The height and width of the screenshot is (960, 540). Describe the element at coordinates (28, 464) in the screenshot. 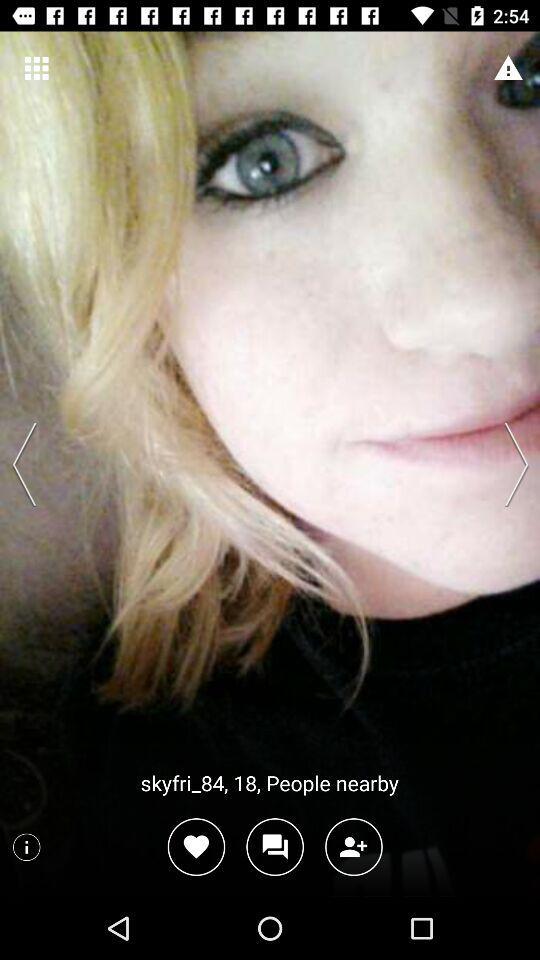

I see `previous profile` at that location.